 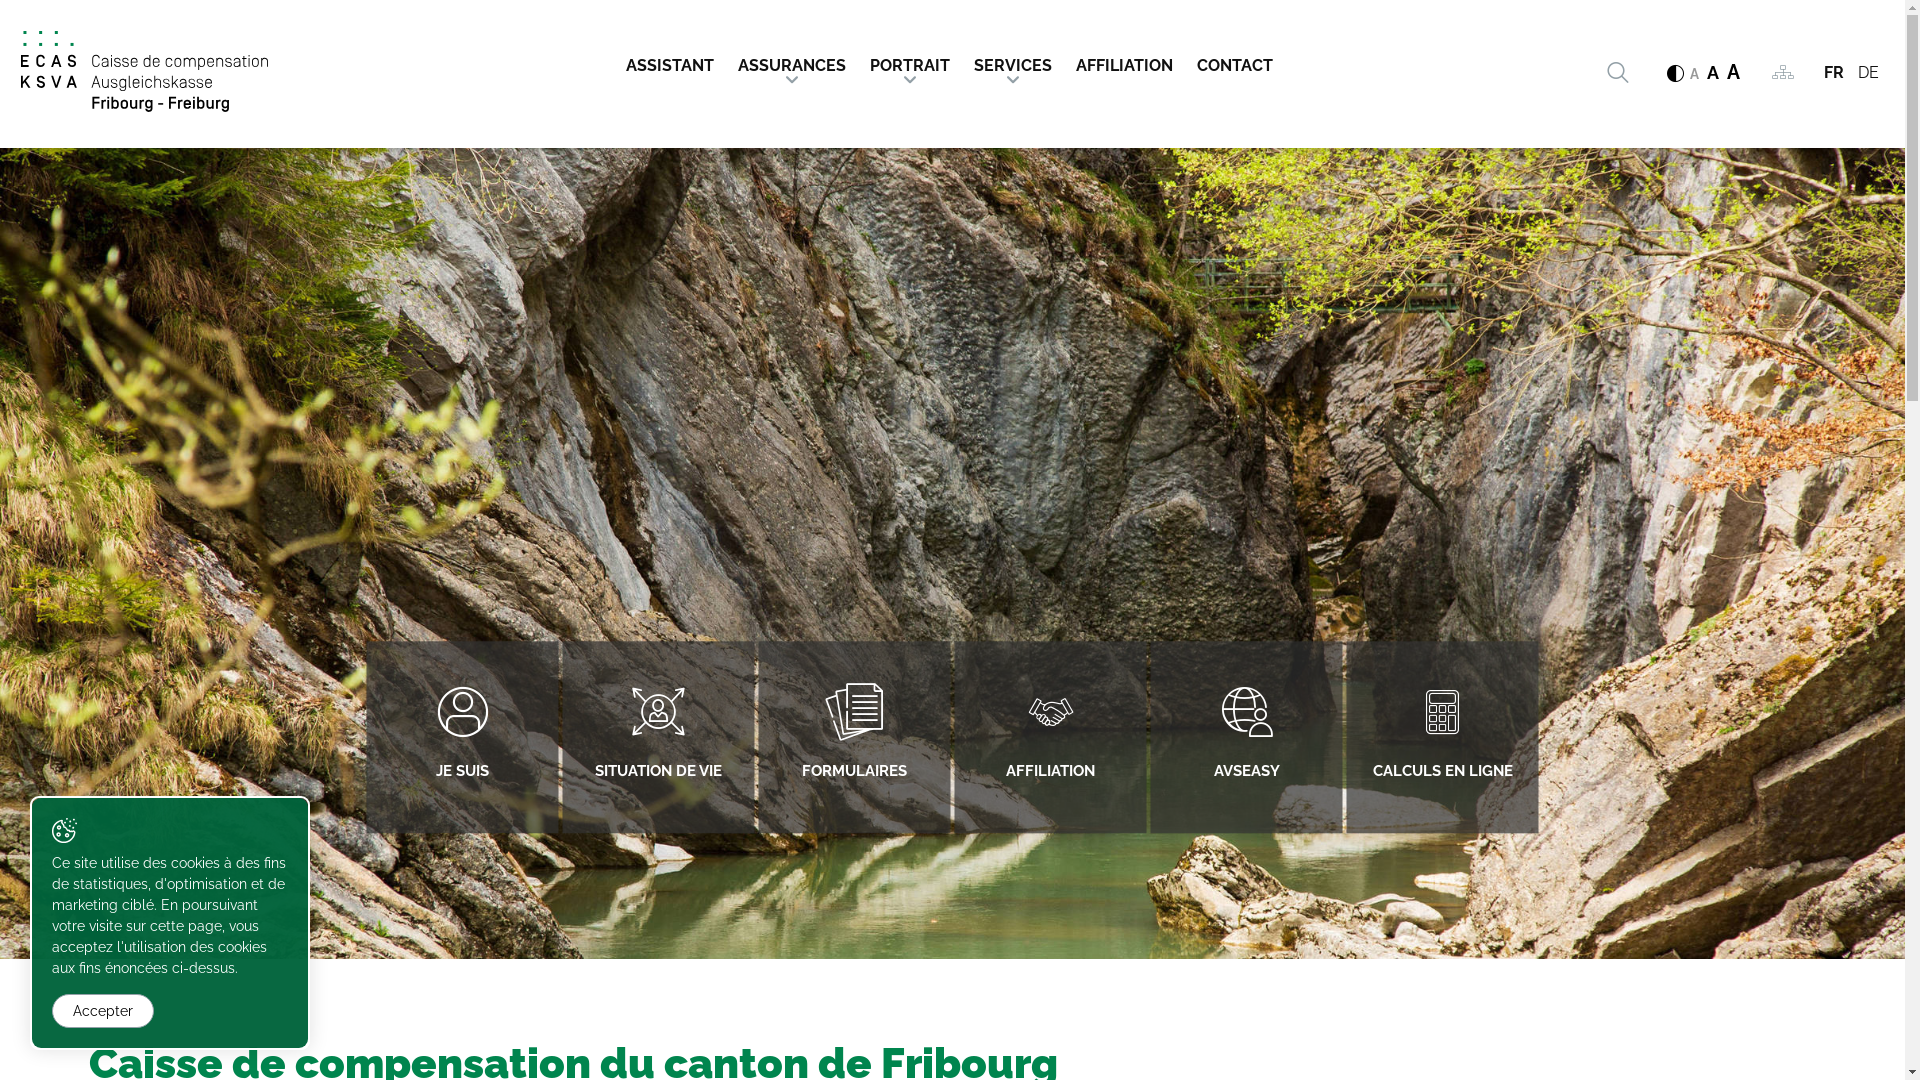 I want to click on 'Accepter', so click(x=52, y=1010).